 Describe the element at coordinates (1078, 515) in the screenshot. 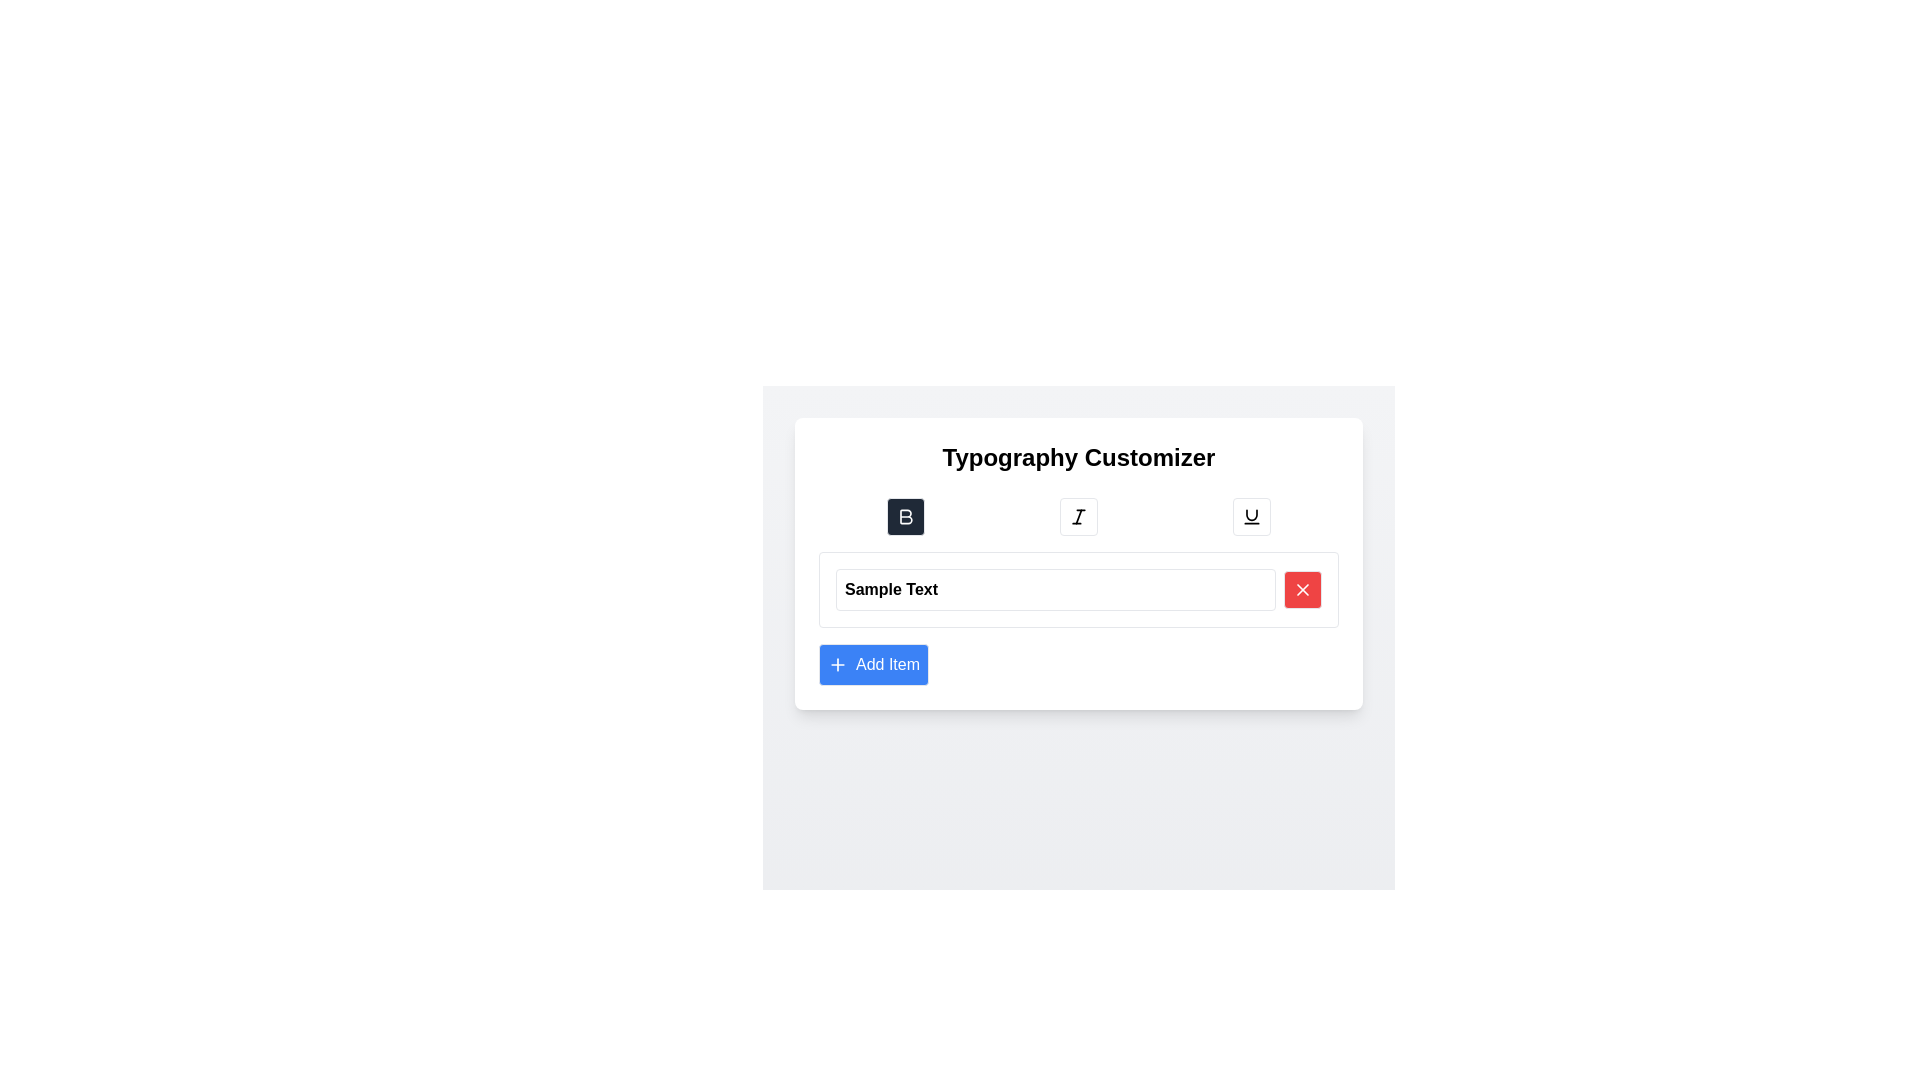

I see `the italic 'I' icon button in the typography control panel to apply italic styling to the selected text` at that location.